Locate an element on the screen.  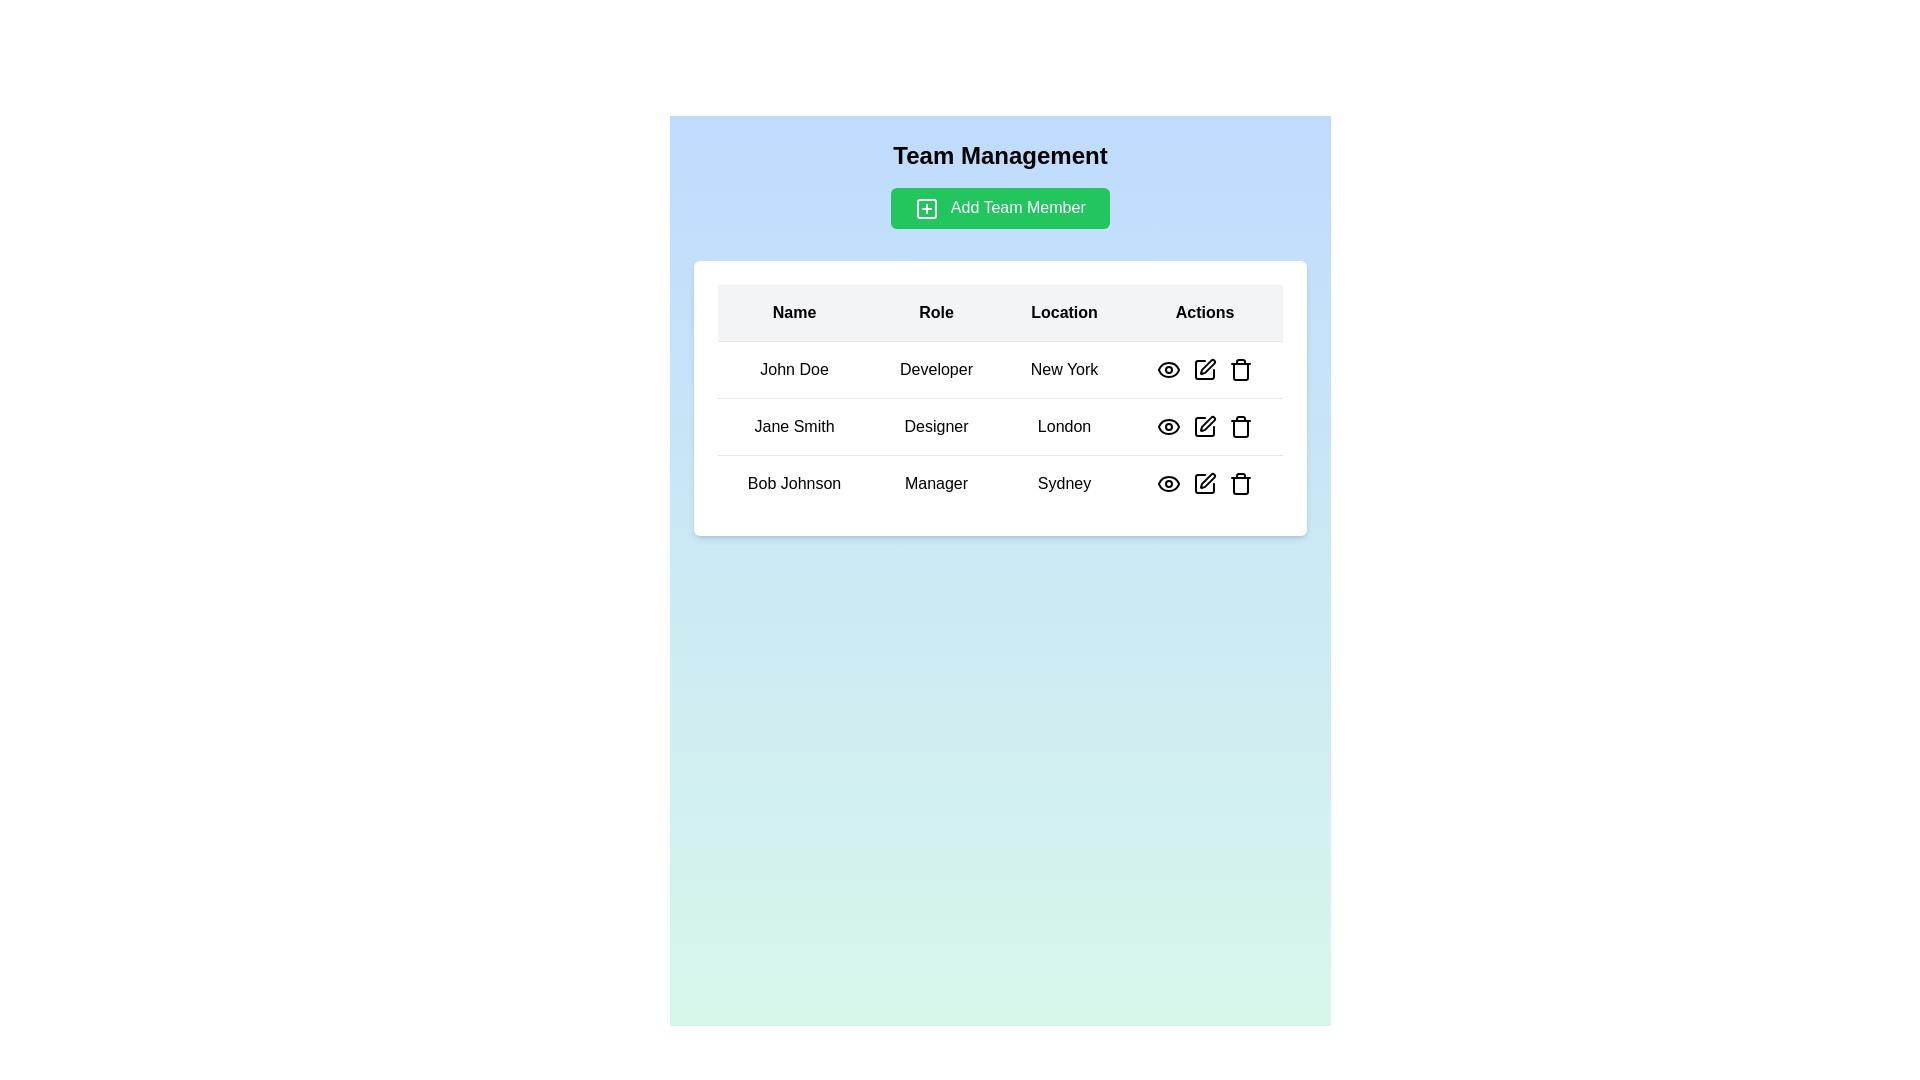
the Text Label displaying the role of 'Jane Smith' in the 'Team Management' data table, located in the second cell of its row under the 'Role' column is located at coordinates (935, 425).